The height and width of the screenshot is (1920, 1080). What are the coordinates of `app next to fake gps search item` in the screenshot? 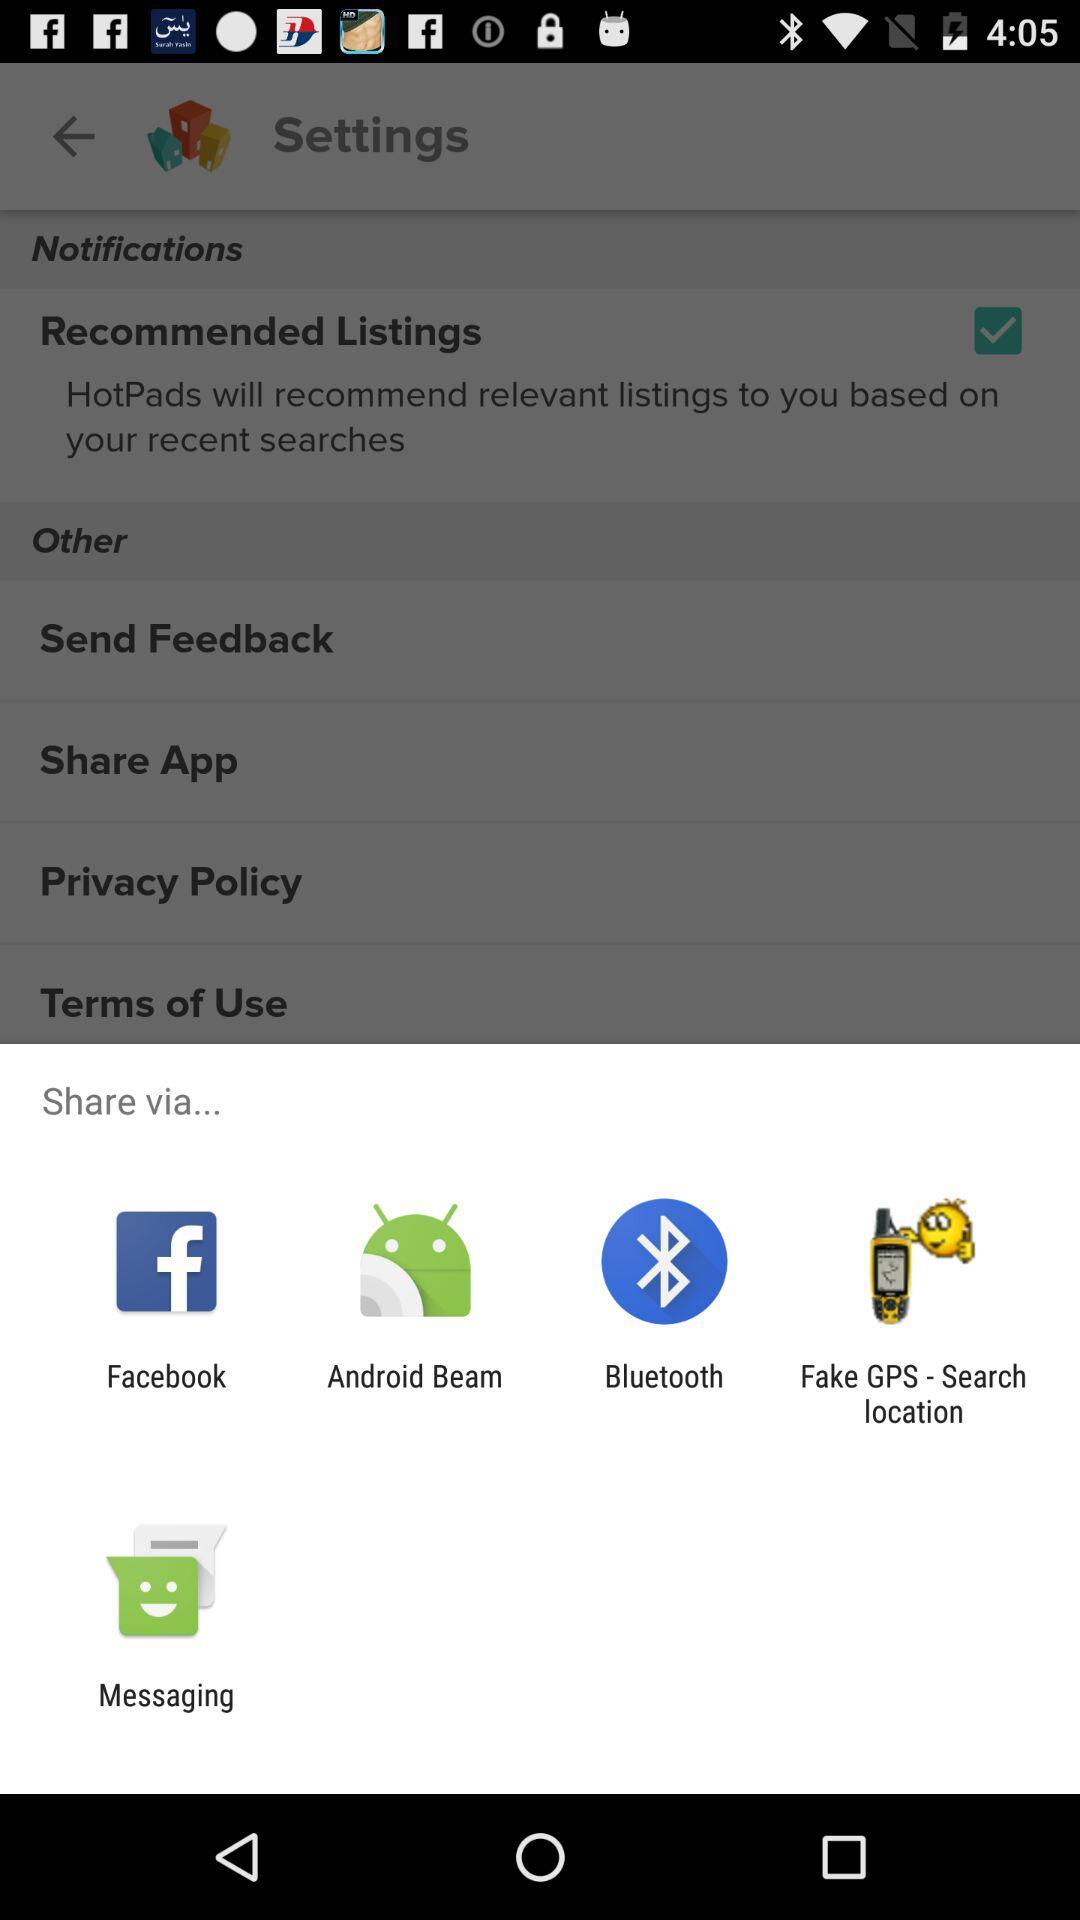 It's located at (664, 1392).